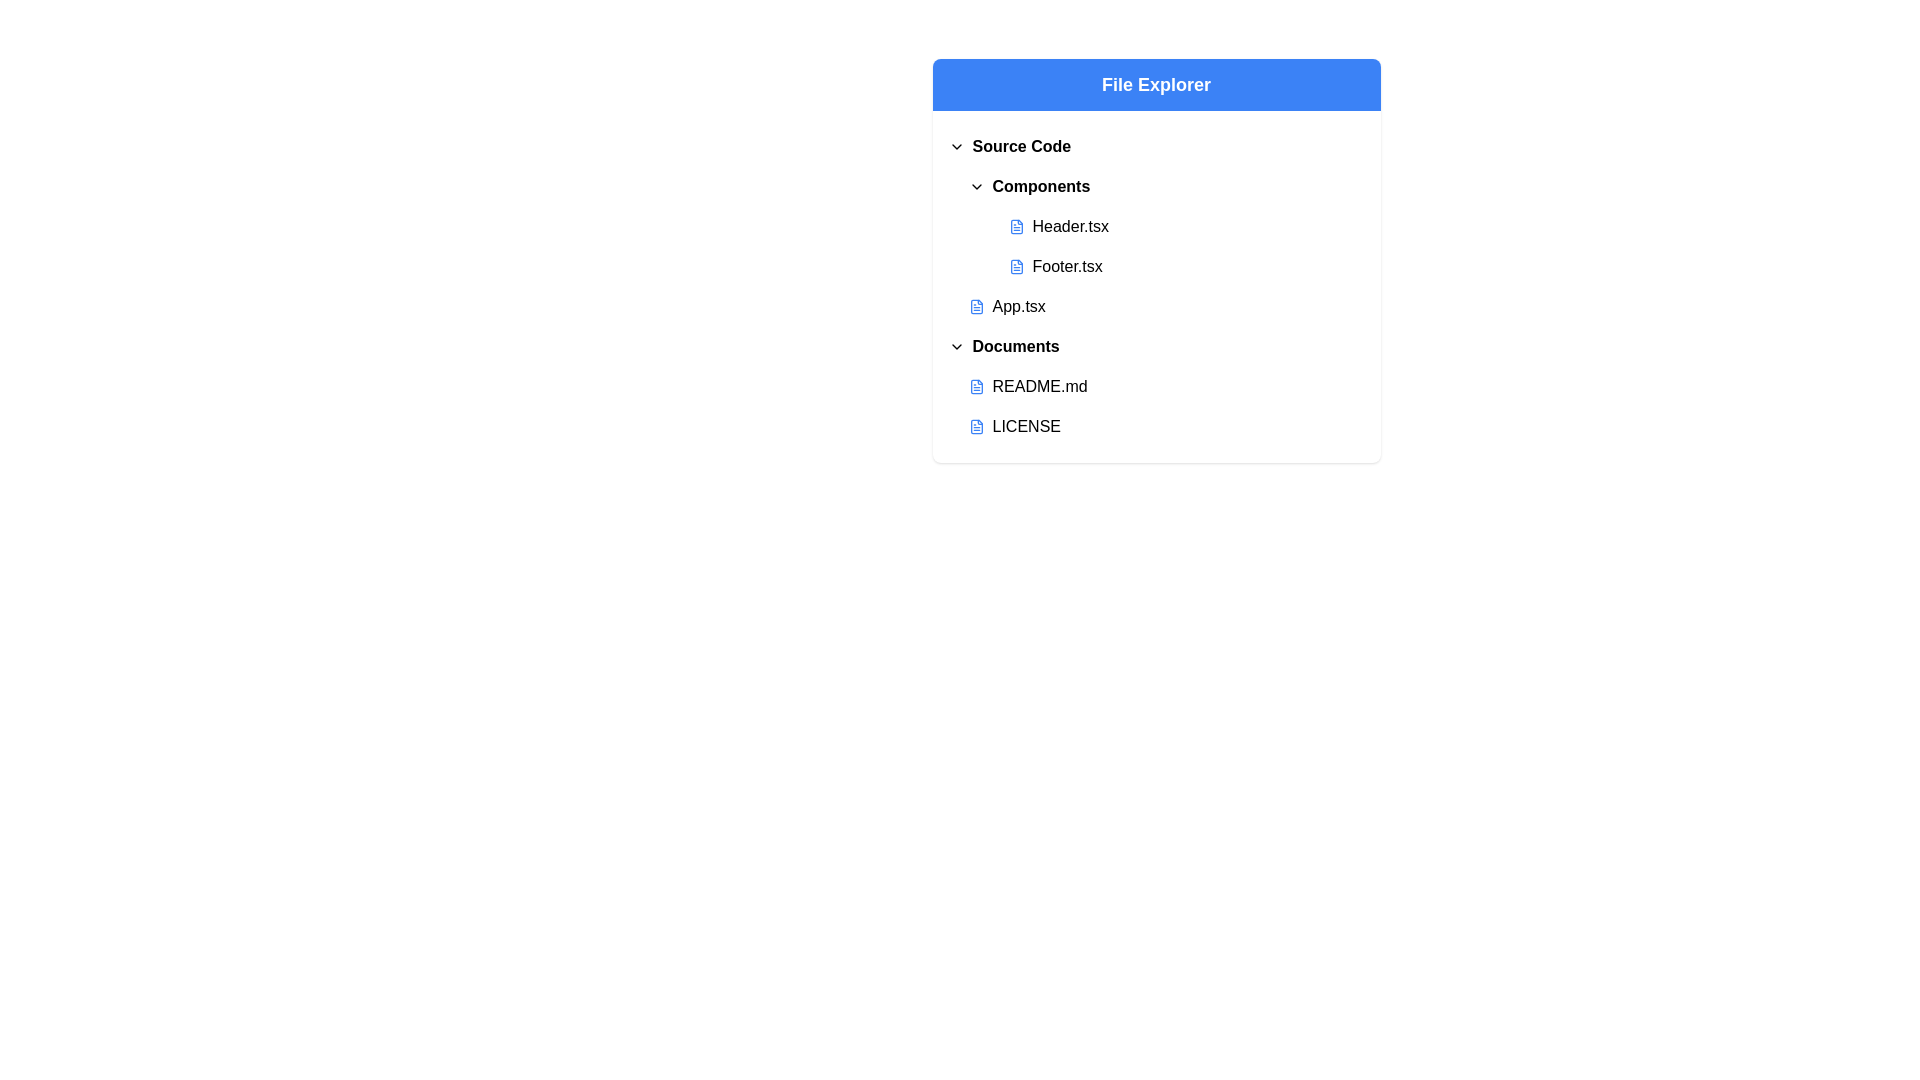 Image resolution: width=1920 pixels, height=1080 pixels. I want to click on the document icon representing the 'Footer.tsx' file located in the 'Components' section of the File Explorer, so click(1016, 265).